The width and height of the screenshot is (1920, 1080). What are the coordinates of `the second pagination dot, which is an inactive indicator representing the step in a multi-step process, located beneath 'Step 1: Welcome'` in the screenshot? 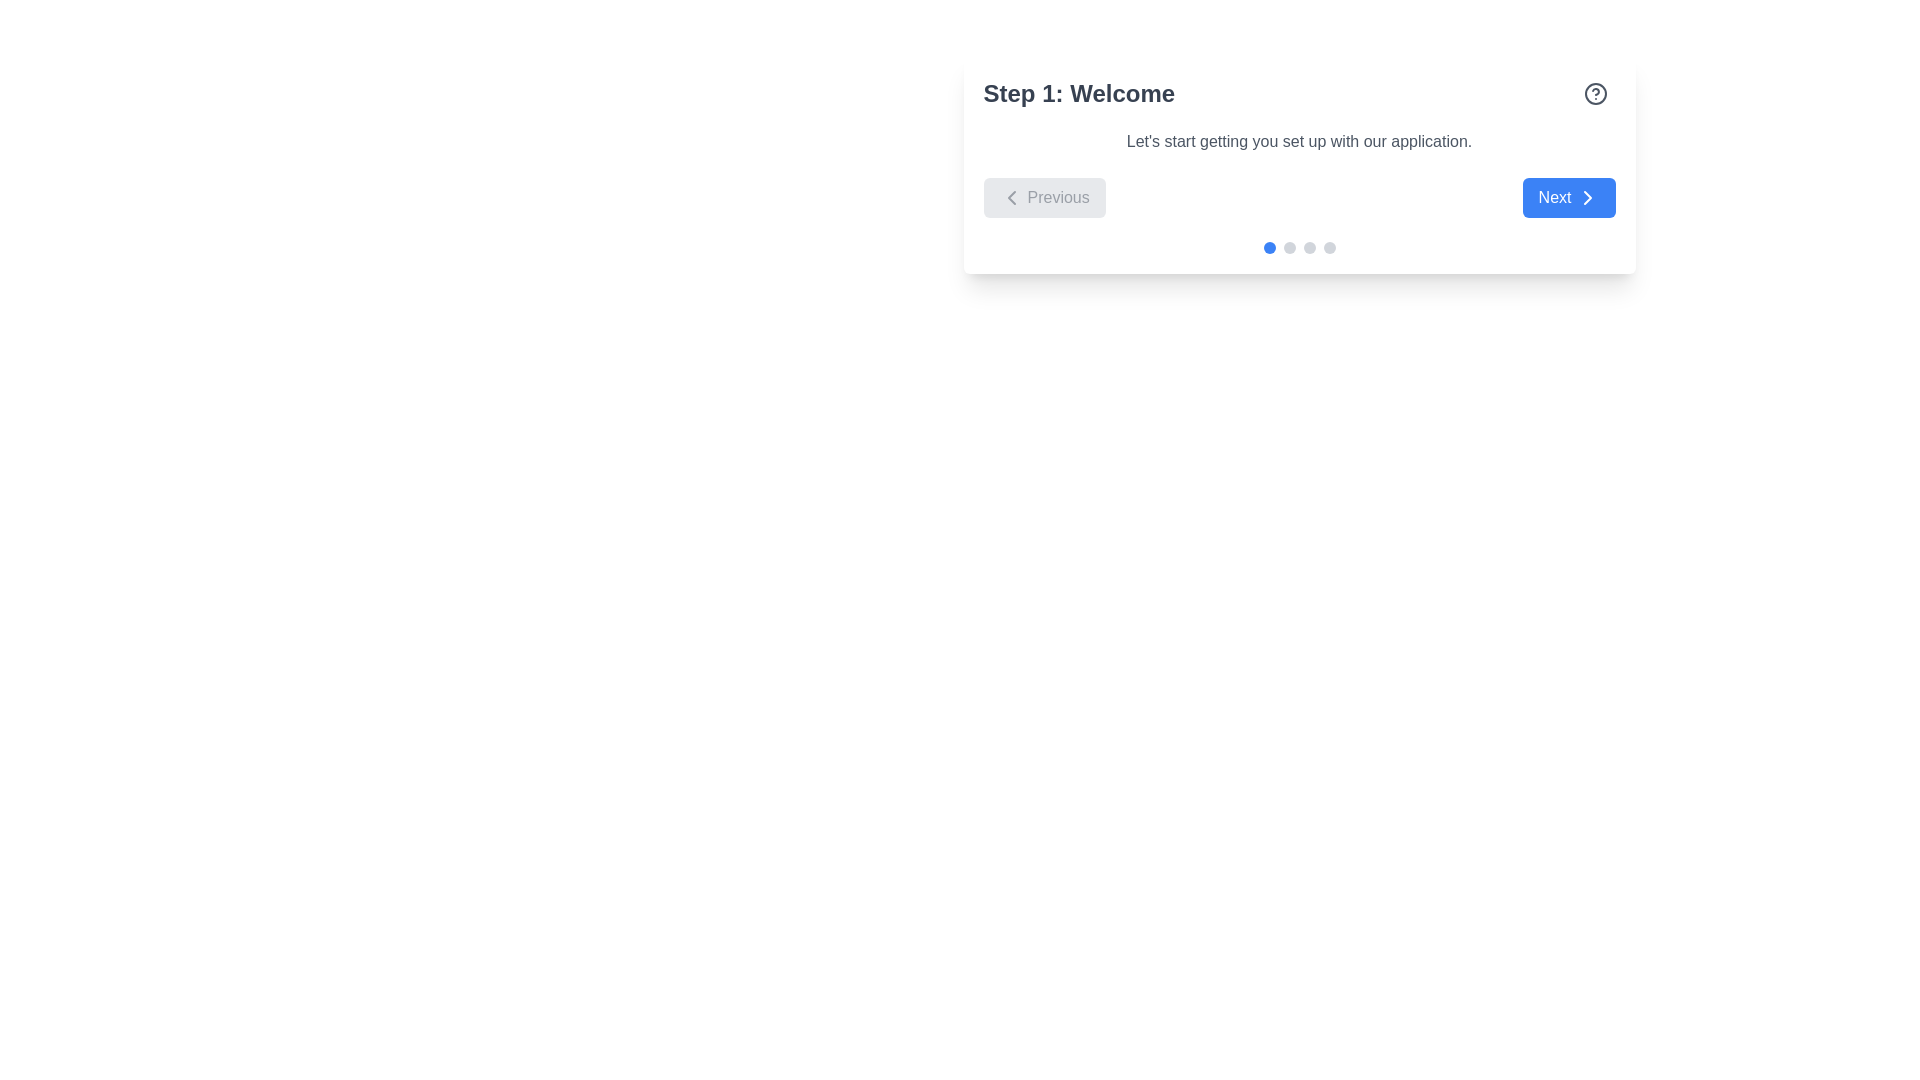 It's located at (1289, 246).